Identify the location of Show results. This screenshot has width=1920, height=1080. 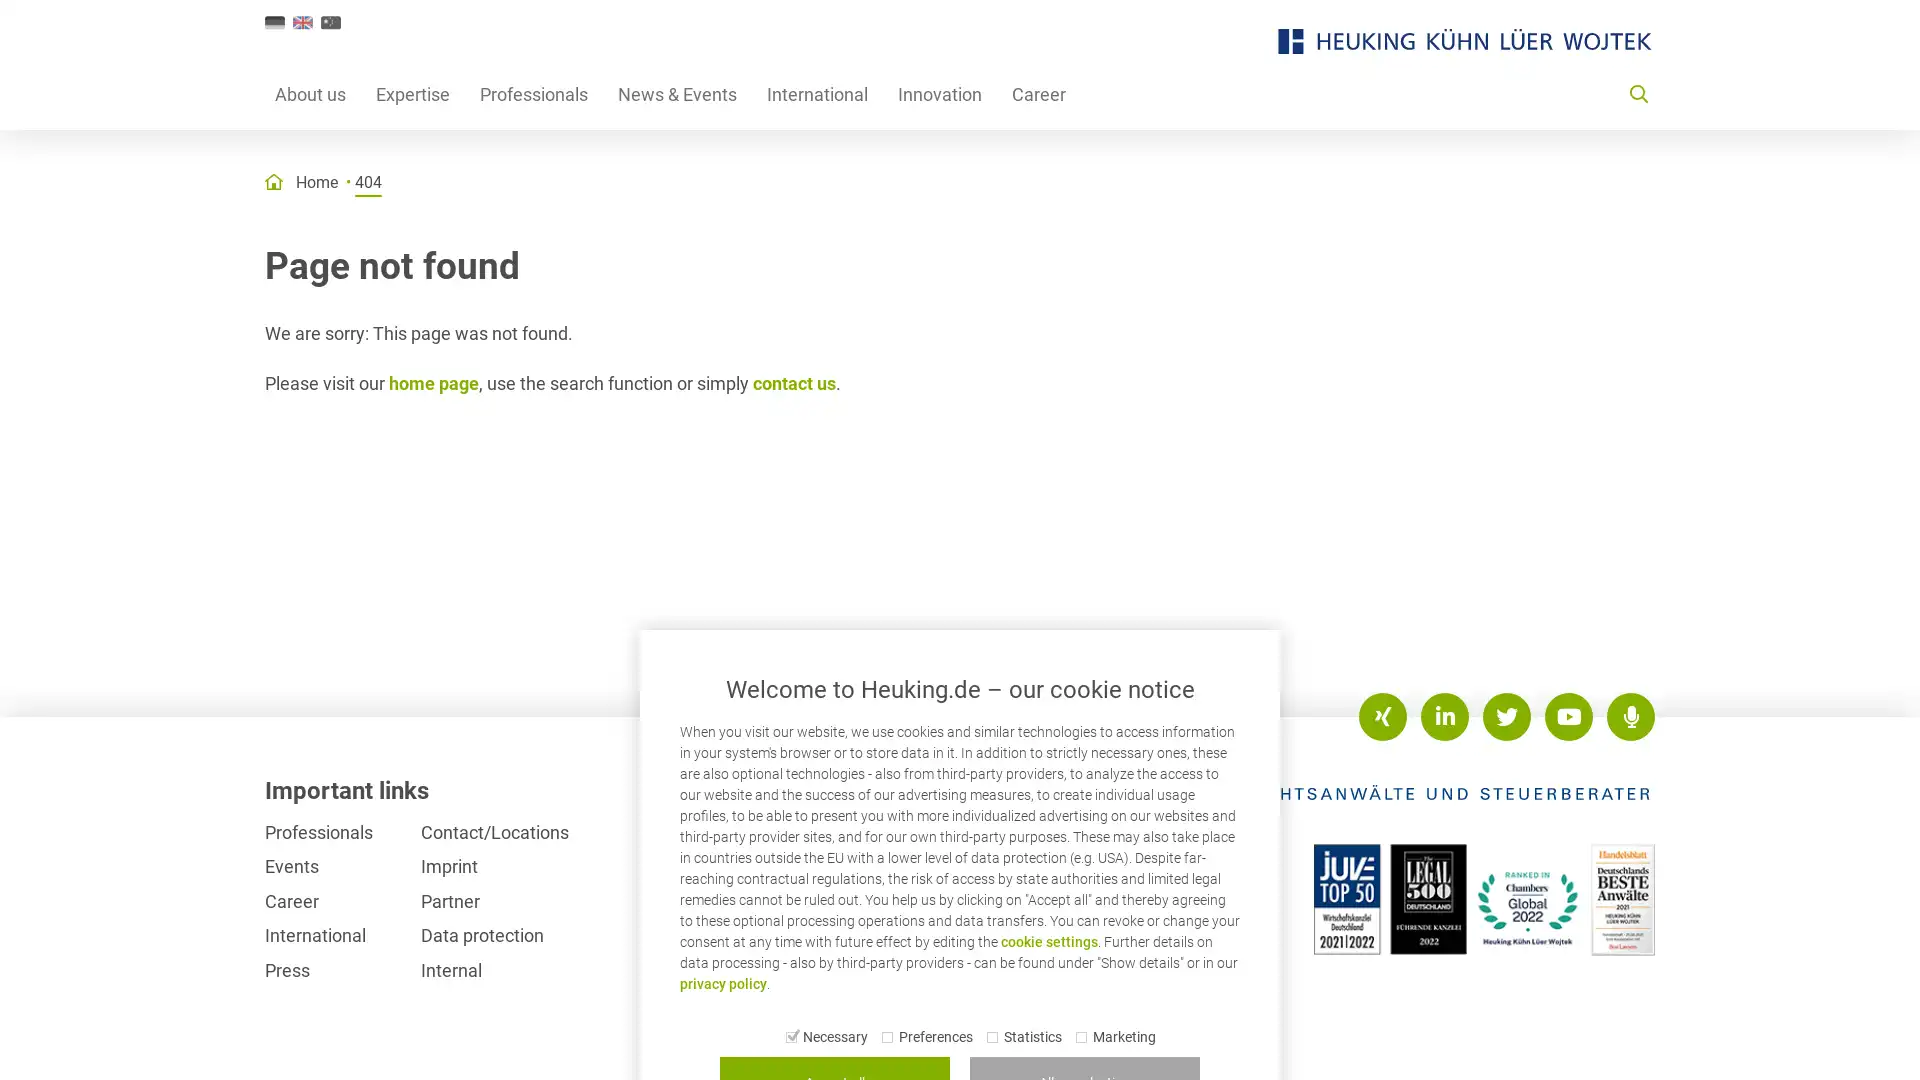
(1499, 222).